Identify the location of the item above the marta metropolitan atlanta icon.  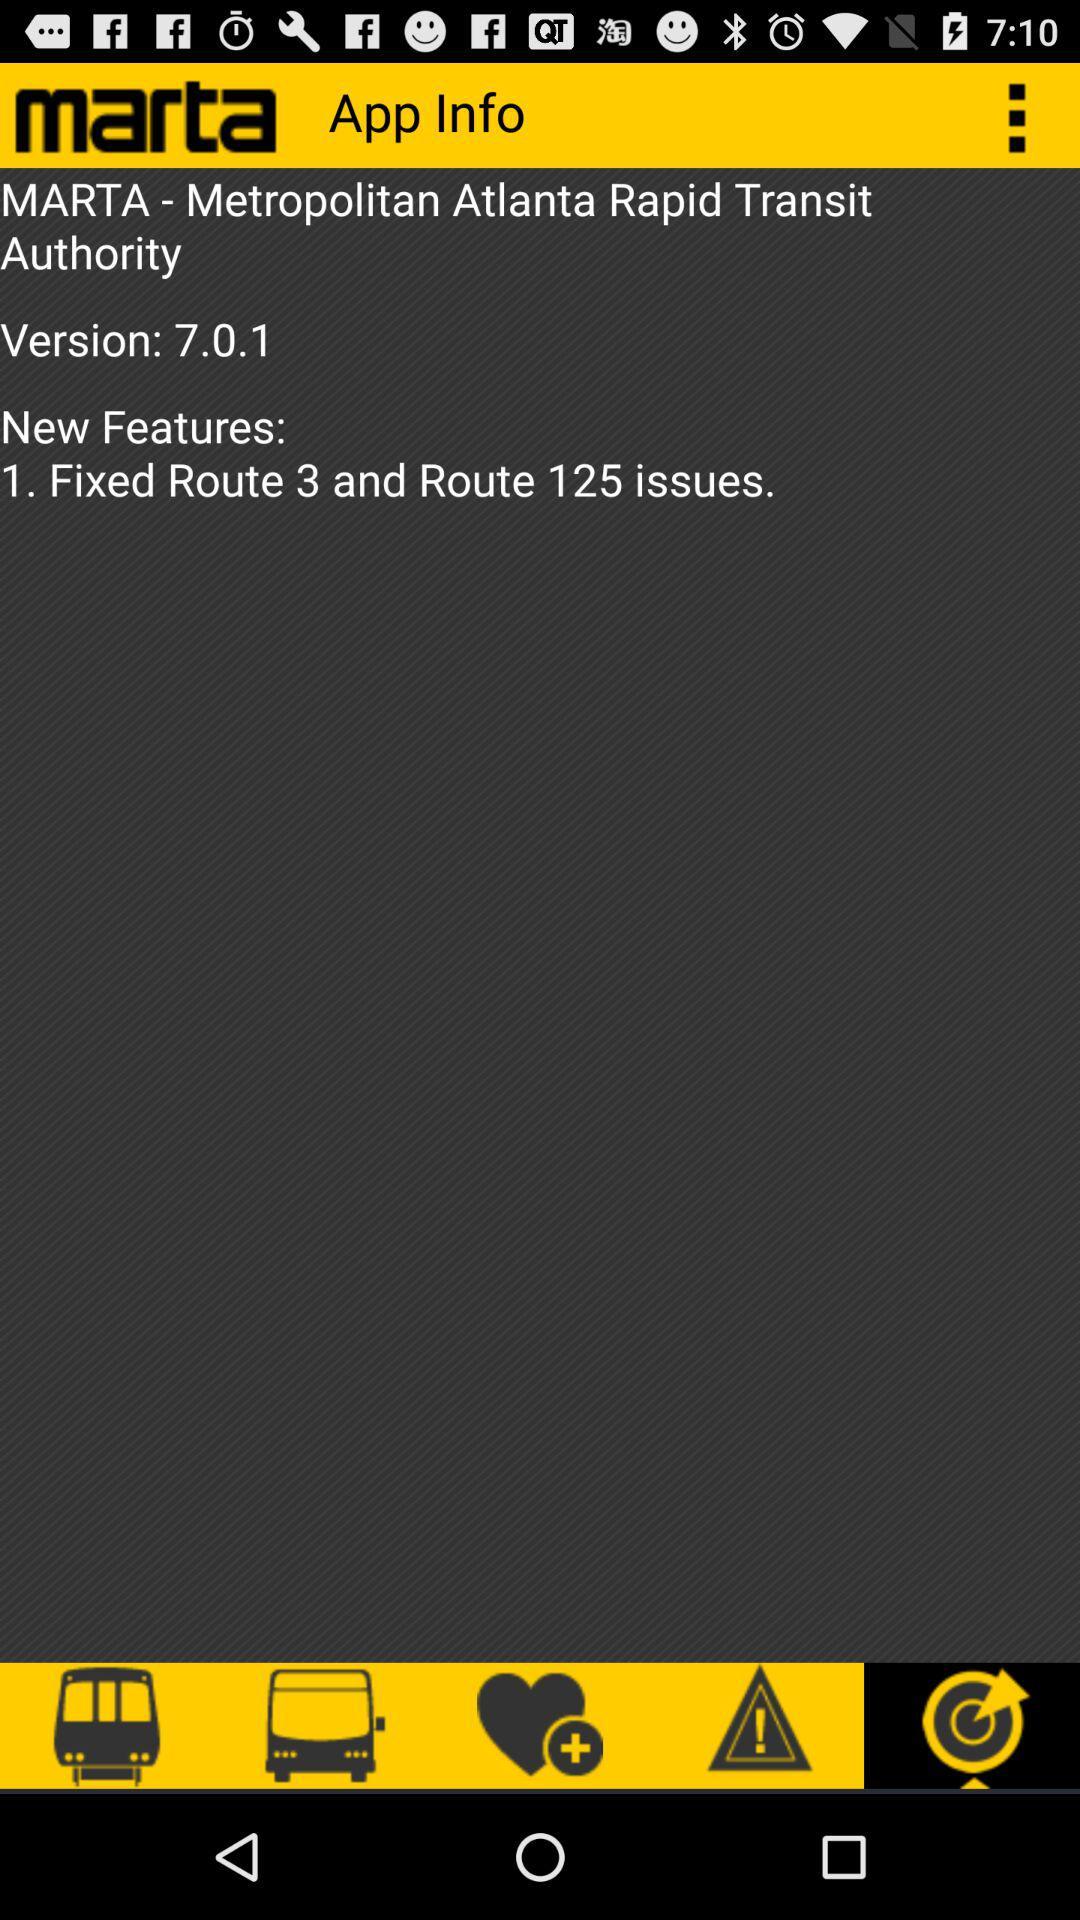
(1027, 114).